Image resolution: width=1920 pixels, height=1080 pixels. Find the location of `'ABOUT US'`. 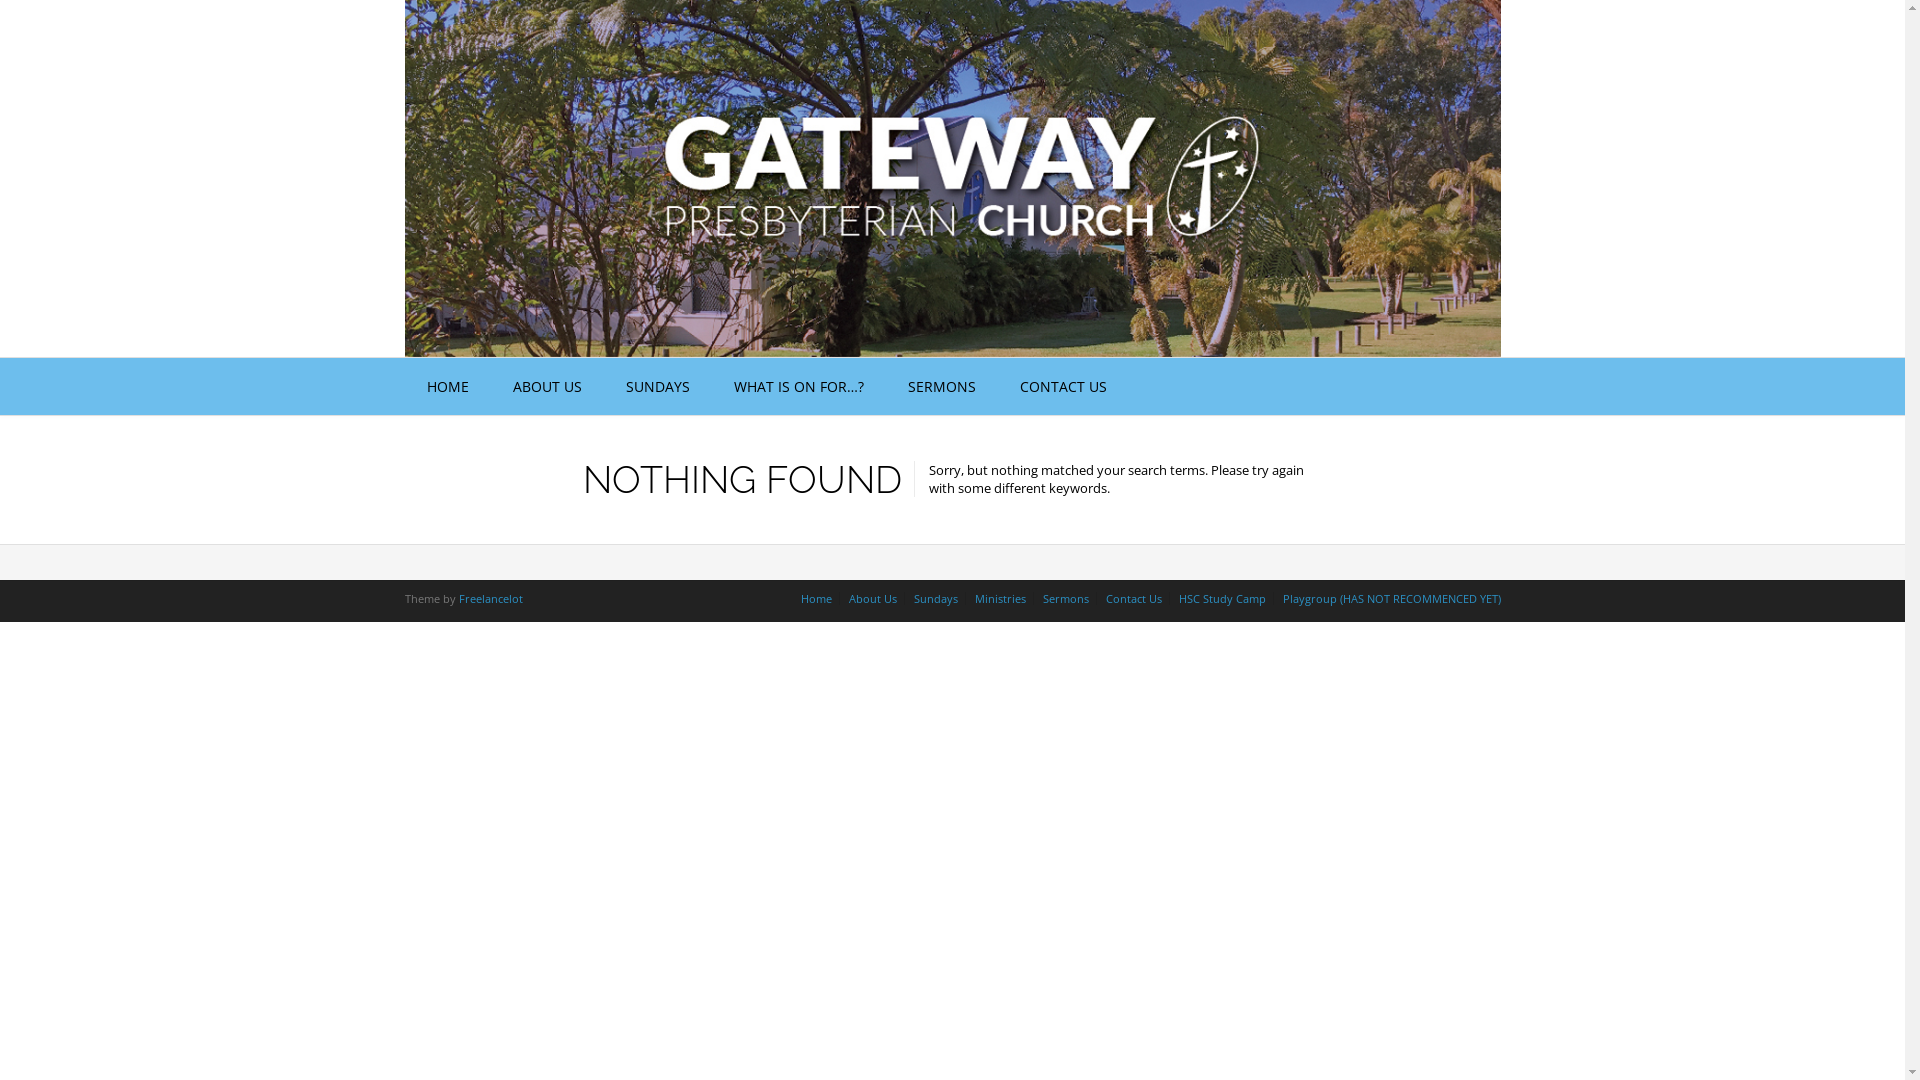

'ABOUT US' is located at coordinates (489, 386).